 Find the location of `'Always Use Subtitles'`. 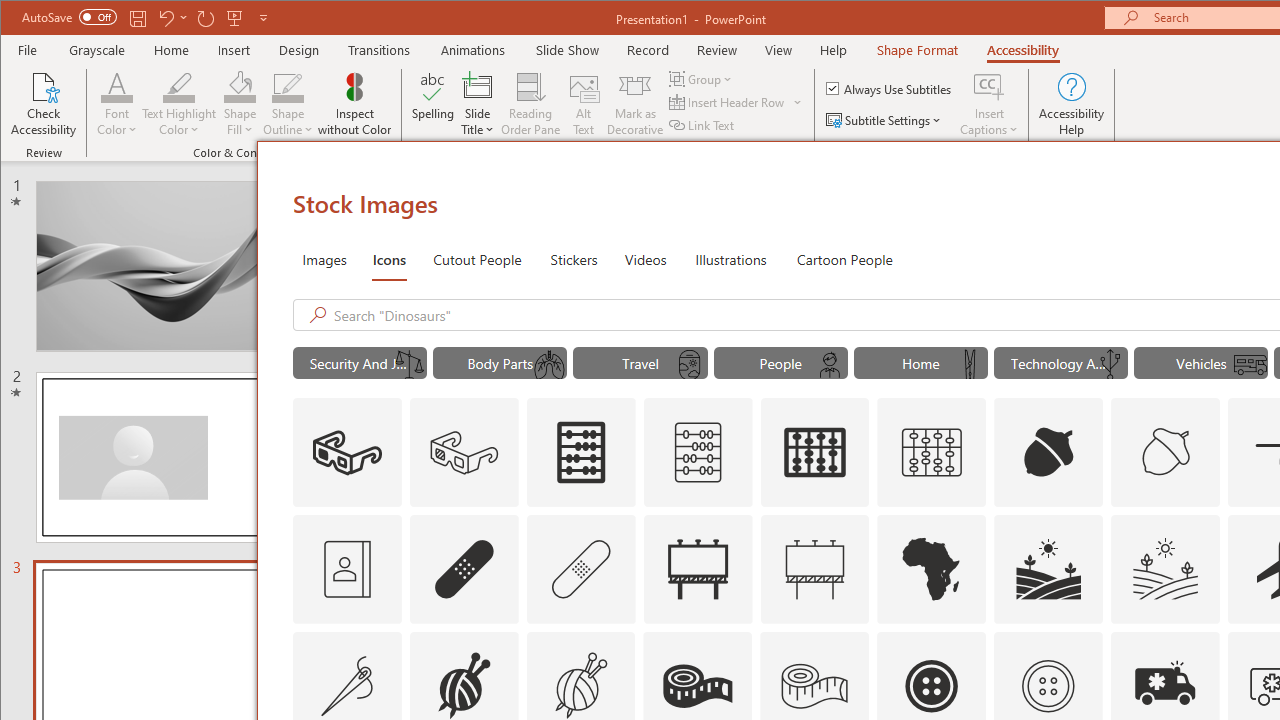

'Always Use Subtitles' is located at coordinates (889, 87).